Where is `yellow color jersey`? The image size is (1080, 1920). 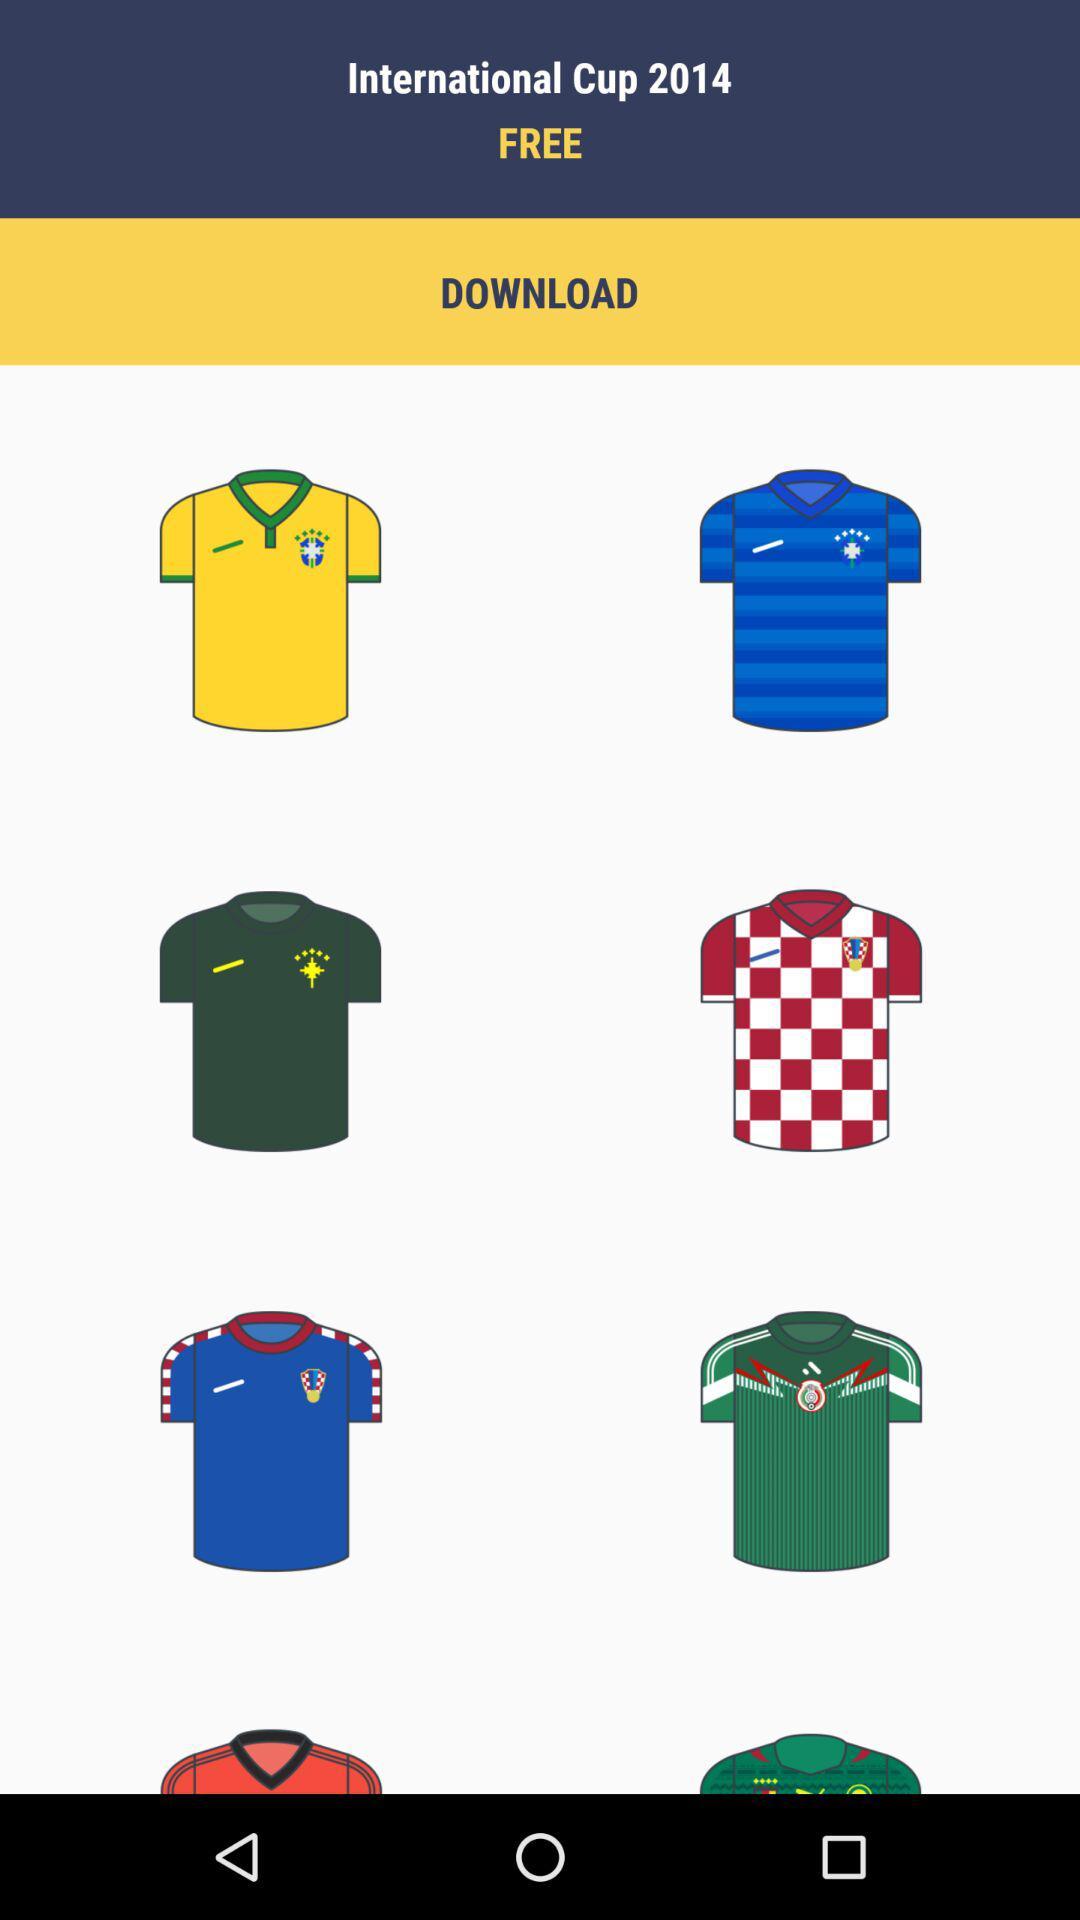
yellow color jersey is located at coordinates (270, 574).